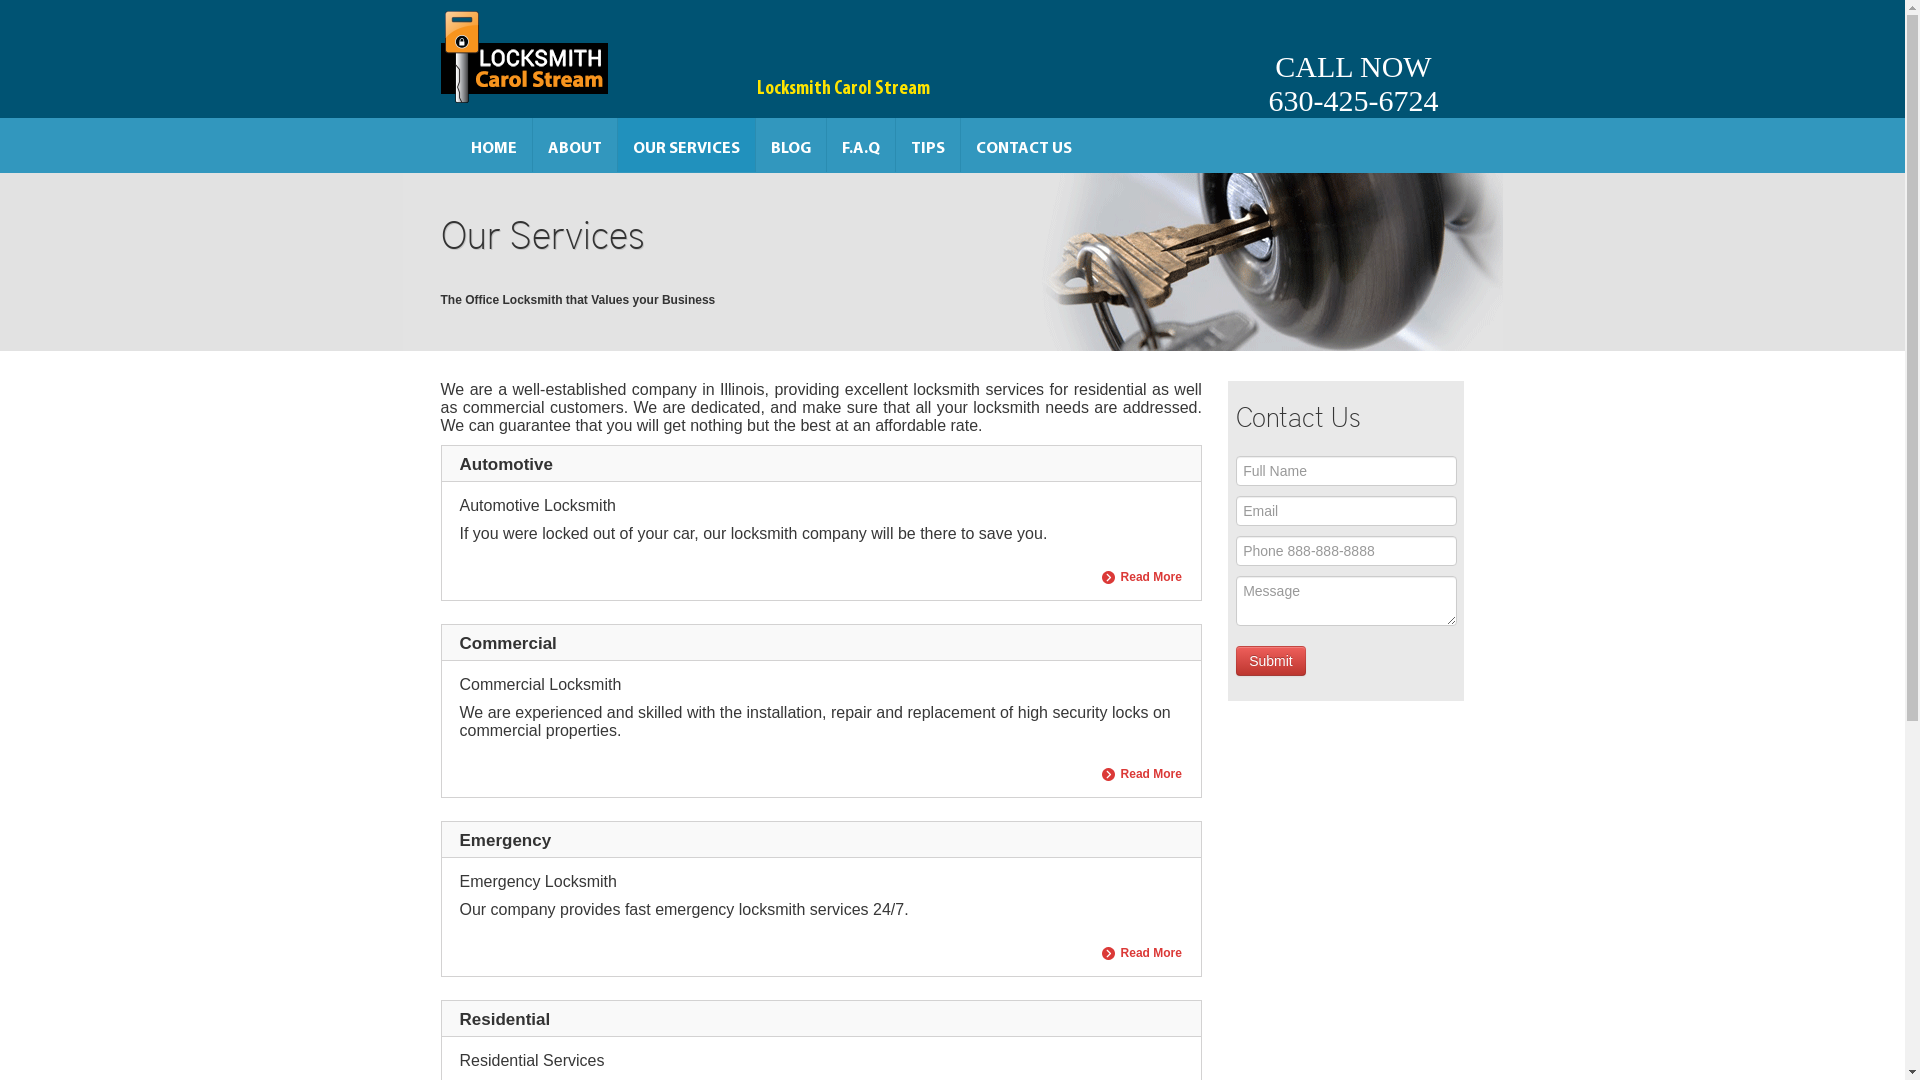 The image size is (1920, 1080). What do you see at coordinates (494, 144) in the screenshot?
I see `'HOME'` at bounding box center [494, 144].